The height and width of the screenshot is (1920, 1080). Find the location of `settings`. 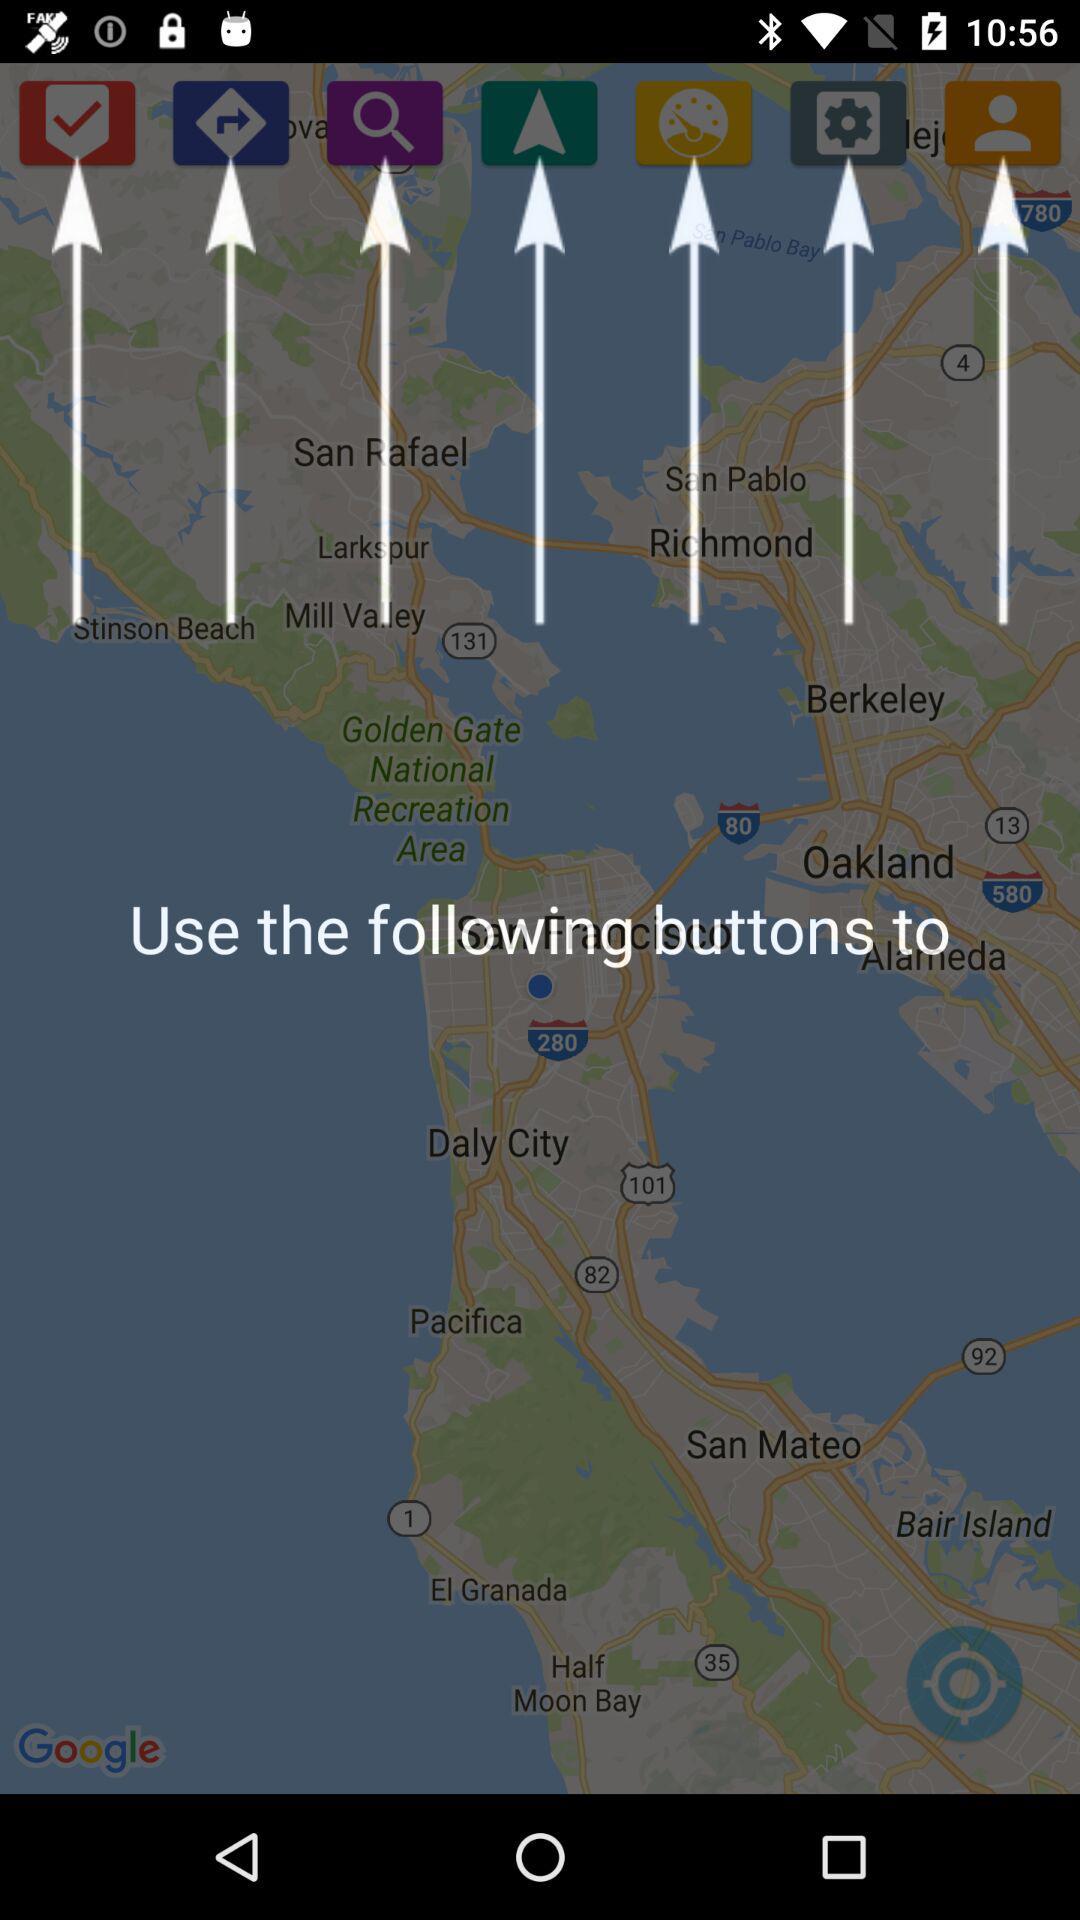

settings is located at coordinates (848, 121).